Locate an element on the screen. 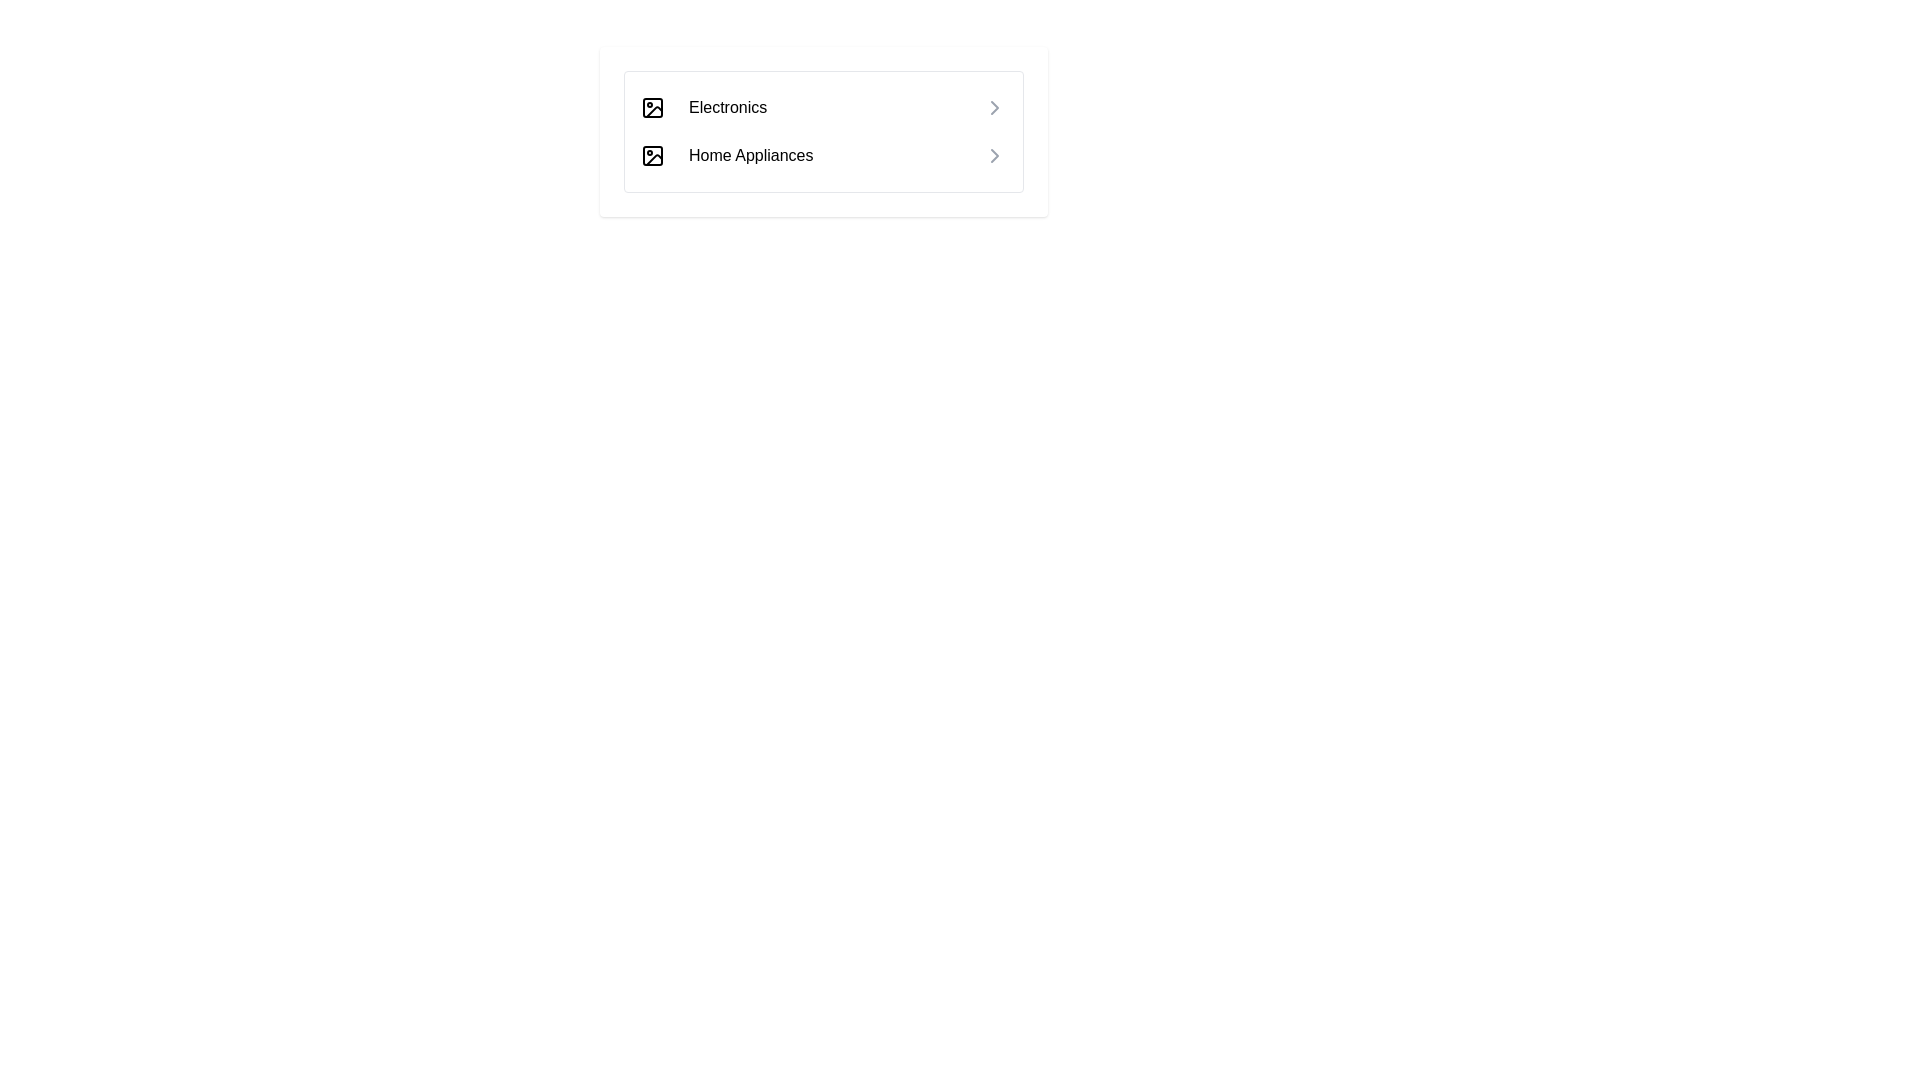  the navigability icon located to the right of the 'Home Appliances' text is located at coordinates (994, 154).